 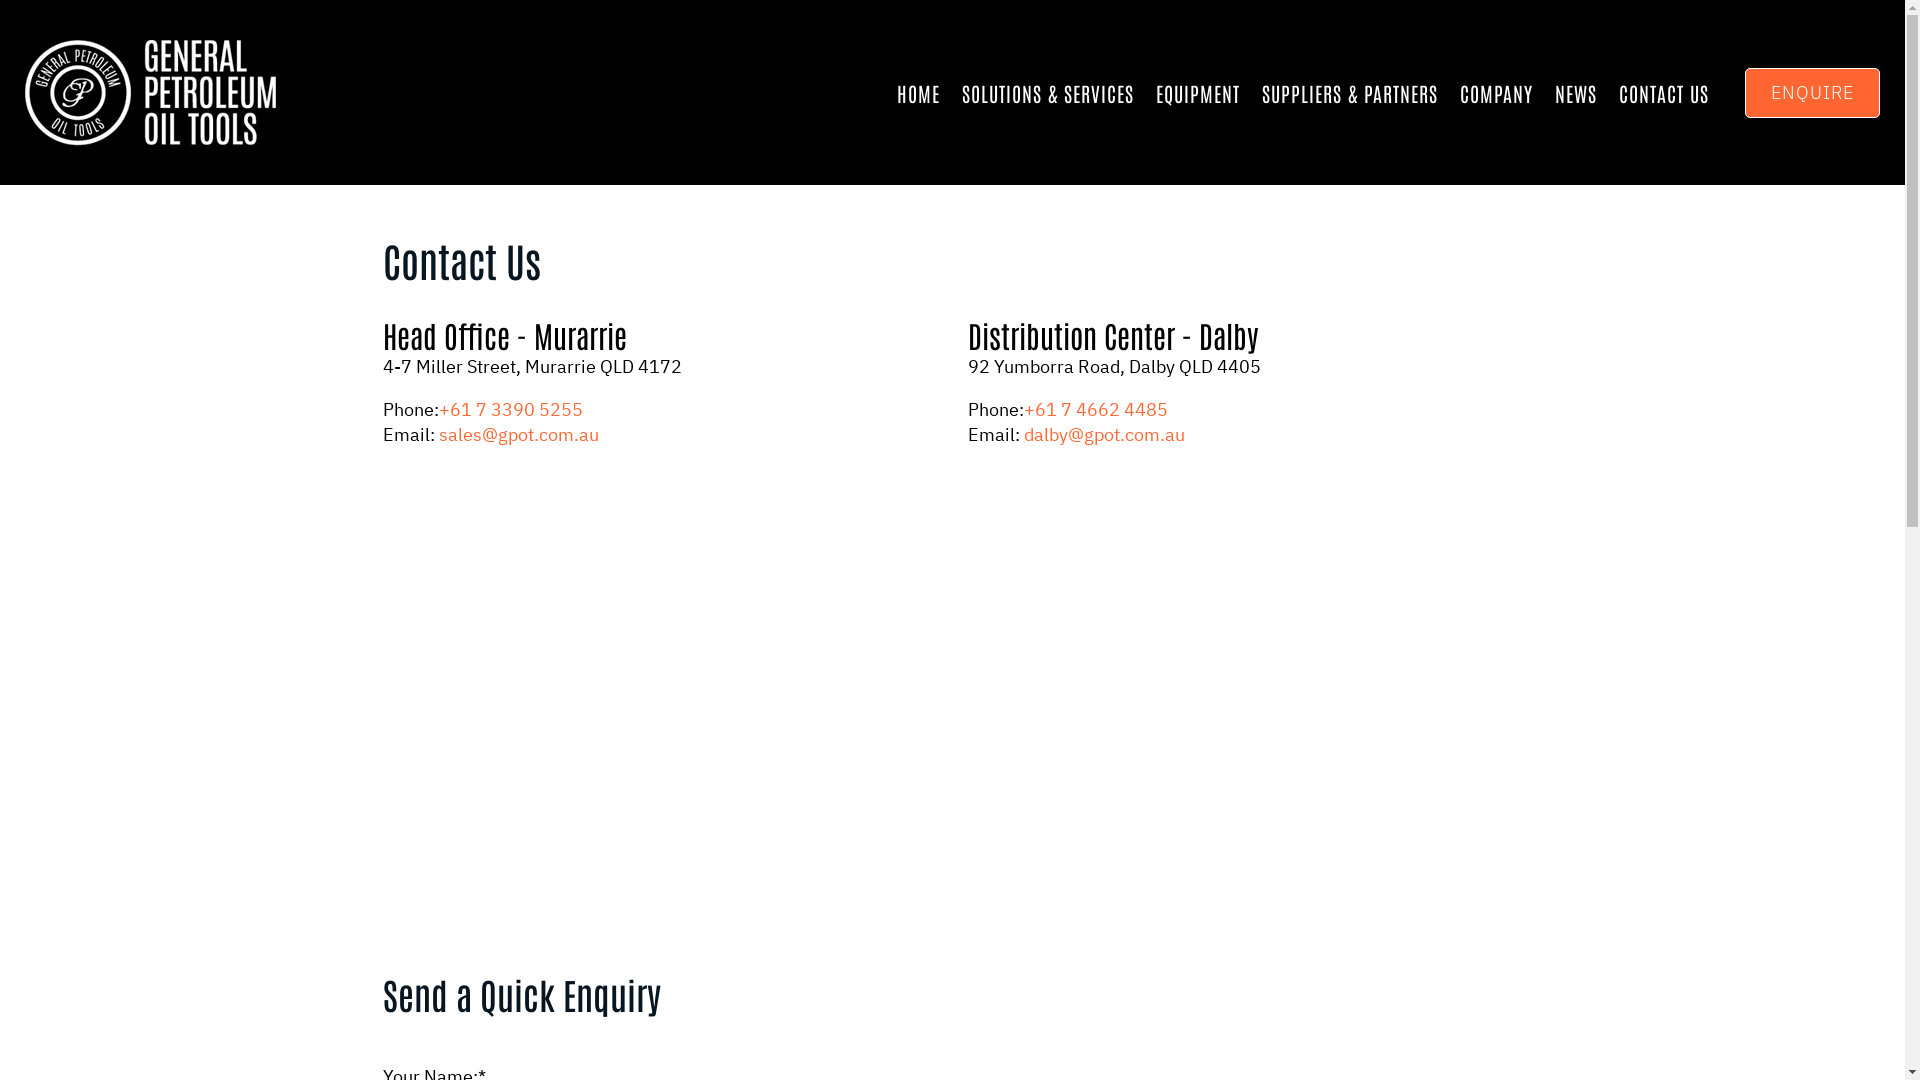 What do you see at coordinates (1496, 92) in the screenshot?
I see `'COMPANY'` at bounding box center [1496, 92].